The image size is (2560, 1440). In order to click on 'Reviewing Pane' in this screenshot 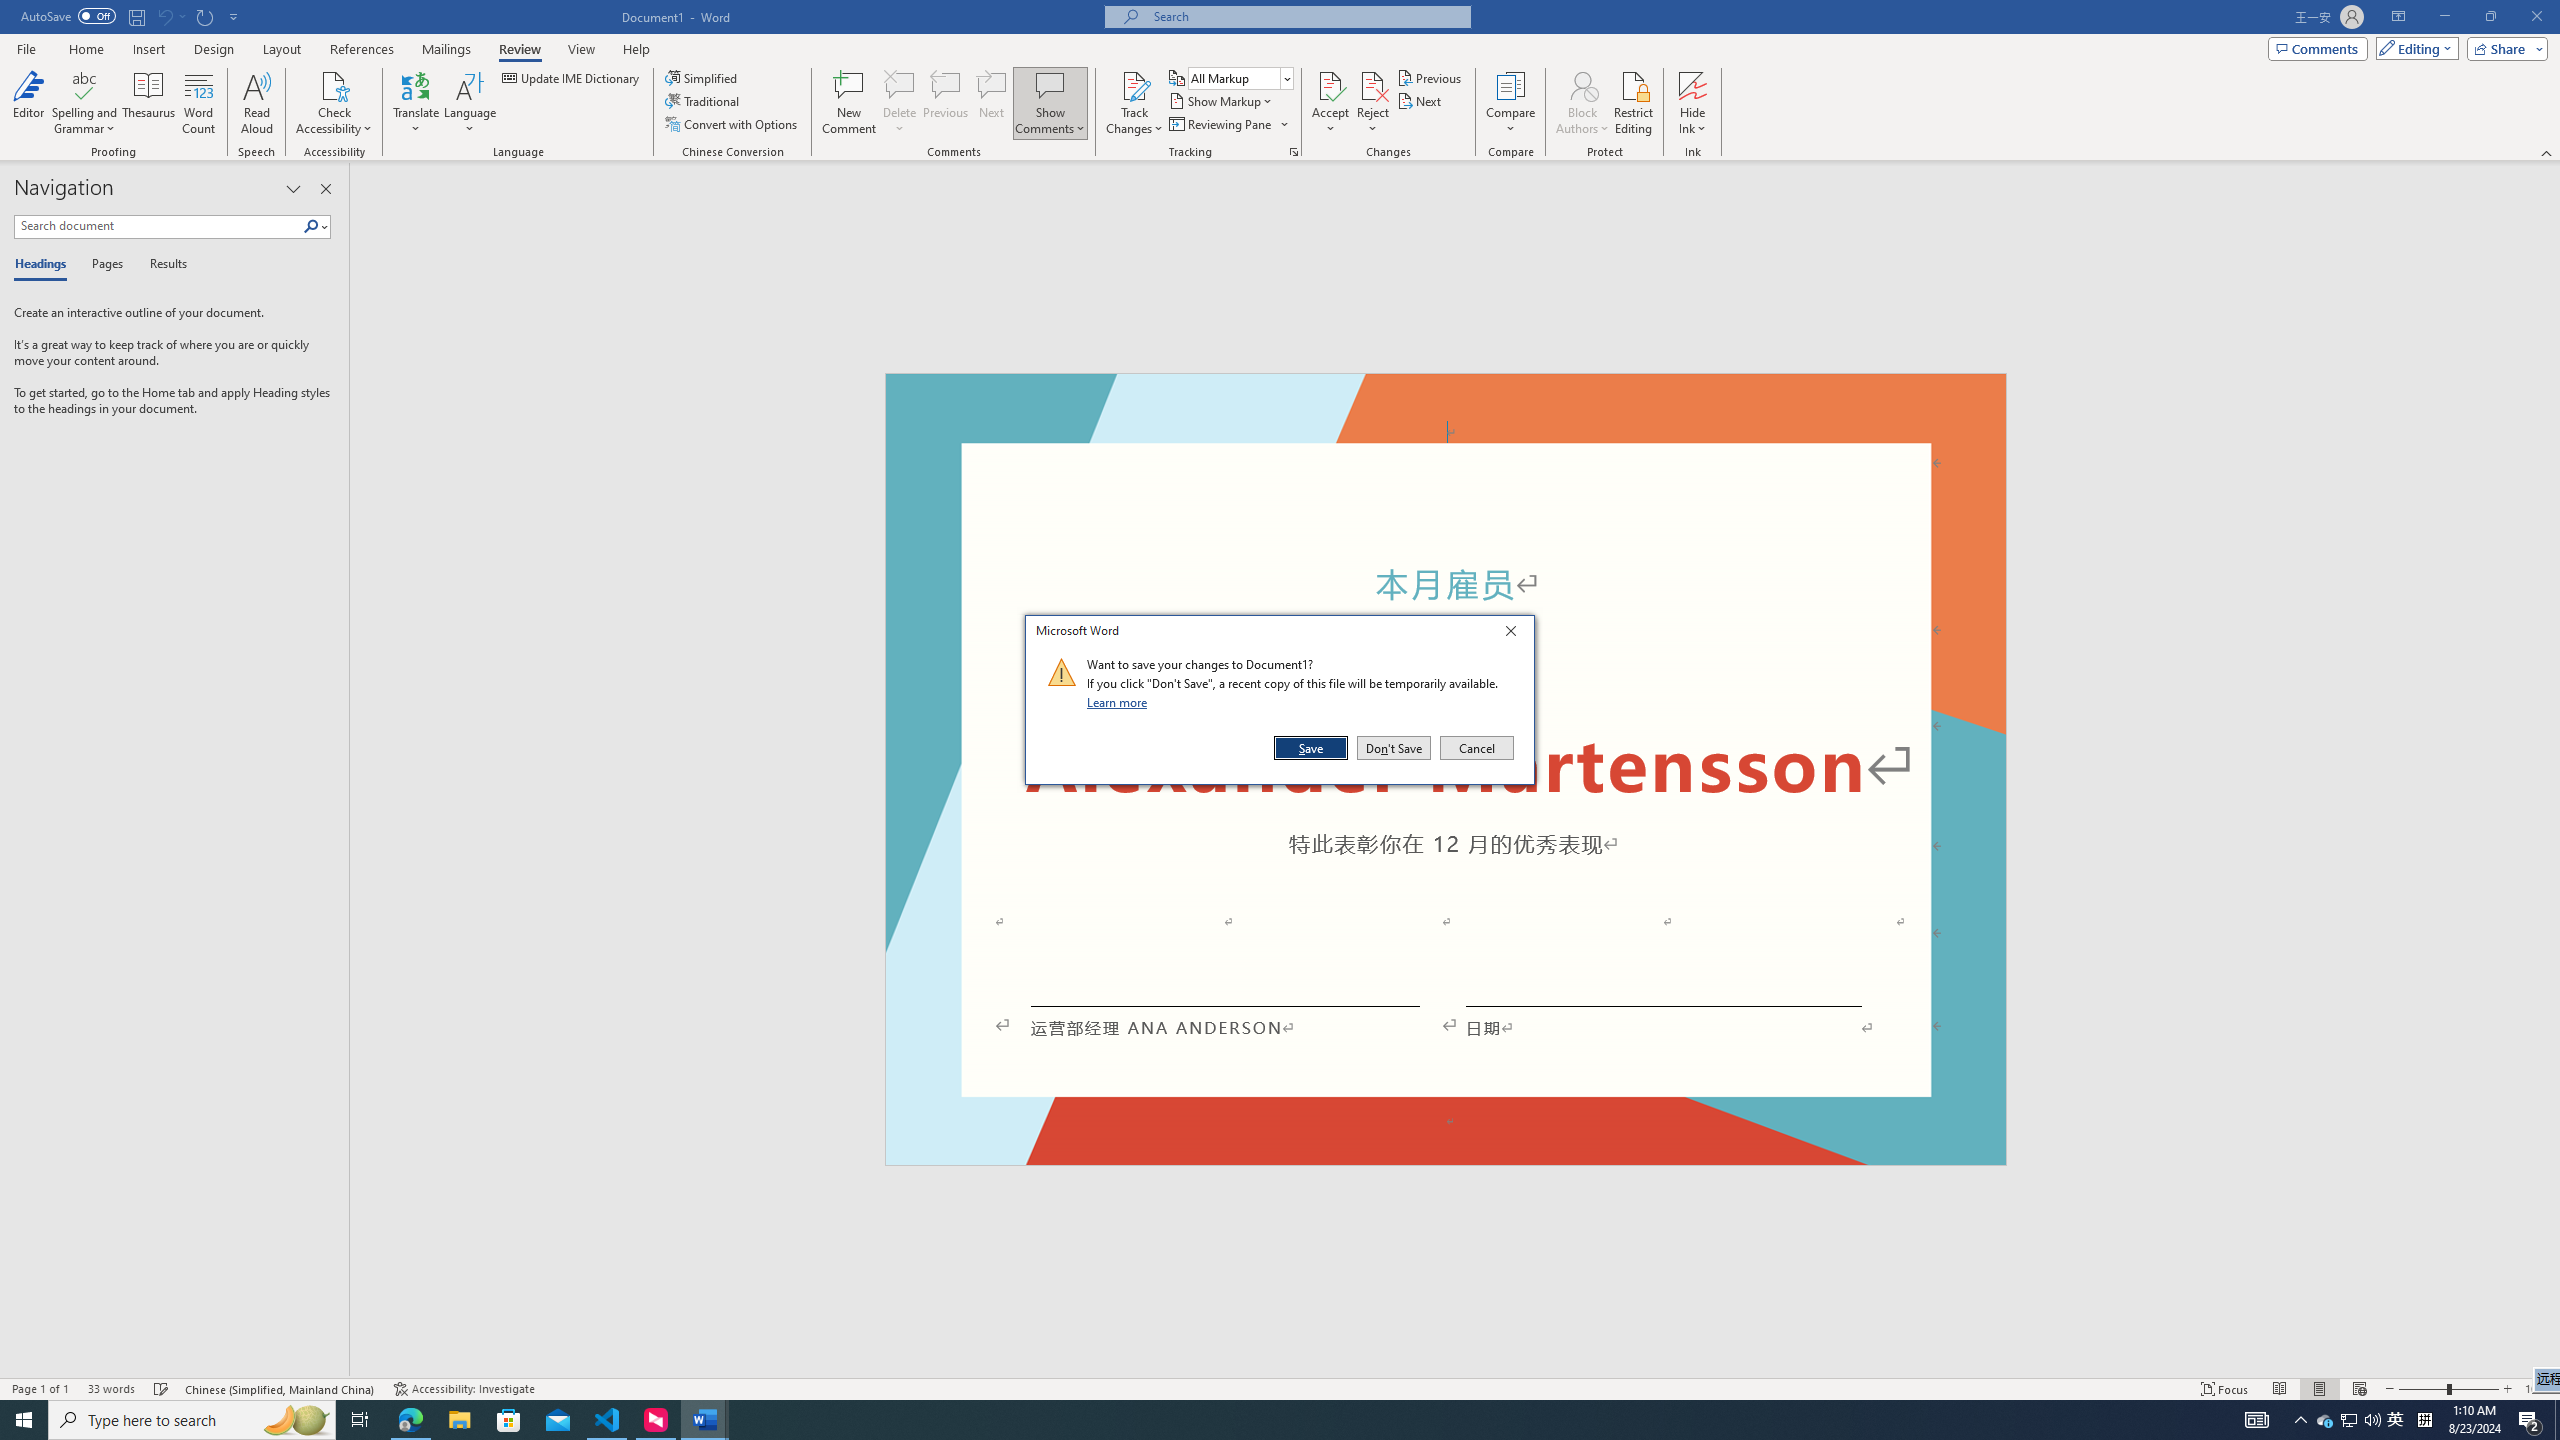, I will do `click(1220, 122)`.